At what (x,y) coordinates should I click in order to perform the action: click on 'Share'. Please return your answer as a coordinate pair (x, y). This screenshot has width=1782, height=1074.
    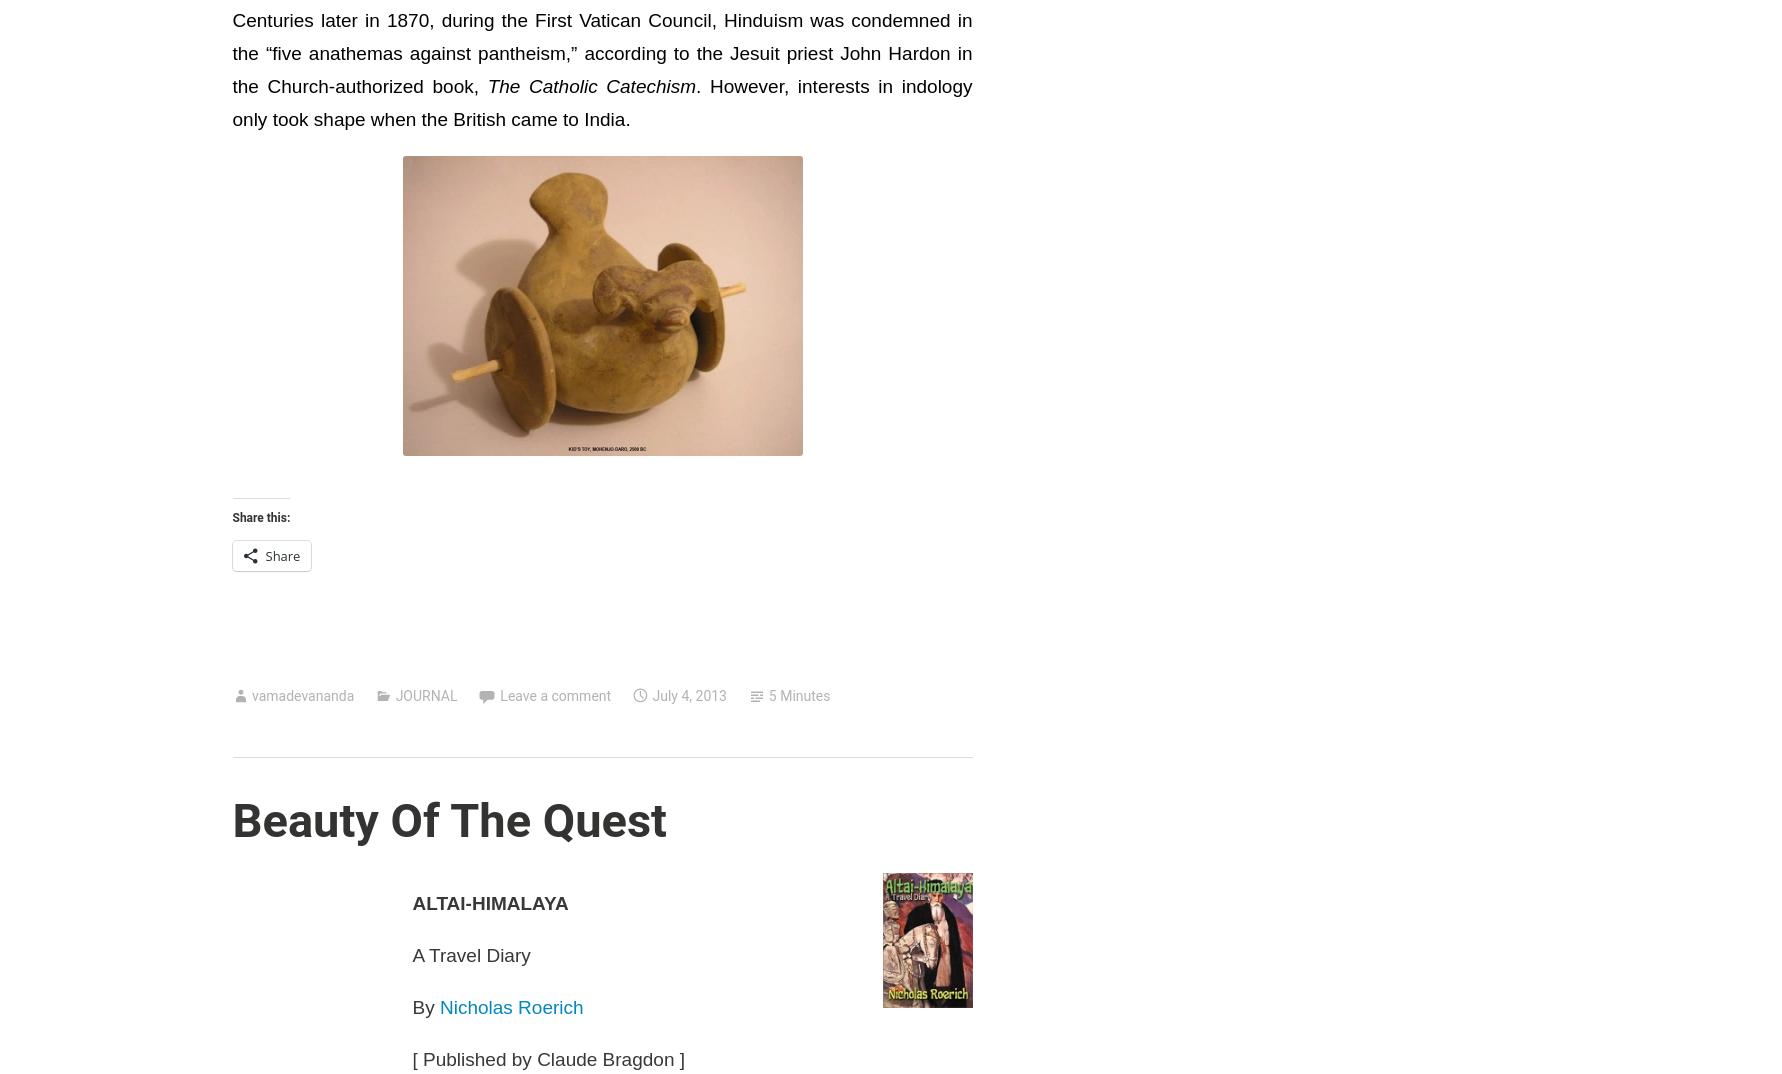
    Looking at the image, I should click on (264, 554).